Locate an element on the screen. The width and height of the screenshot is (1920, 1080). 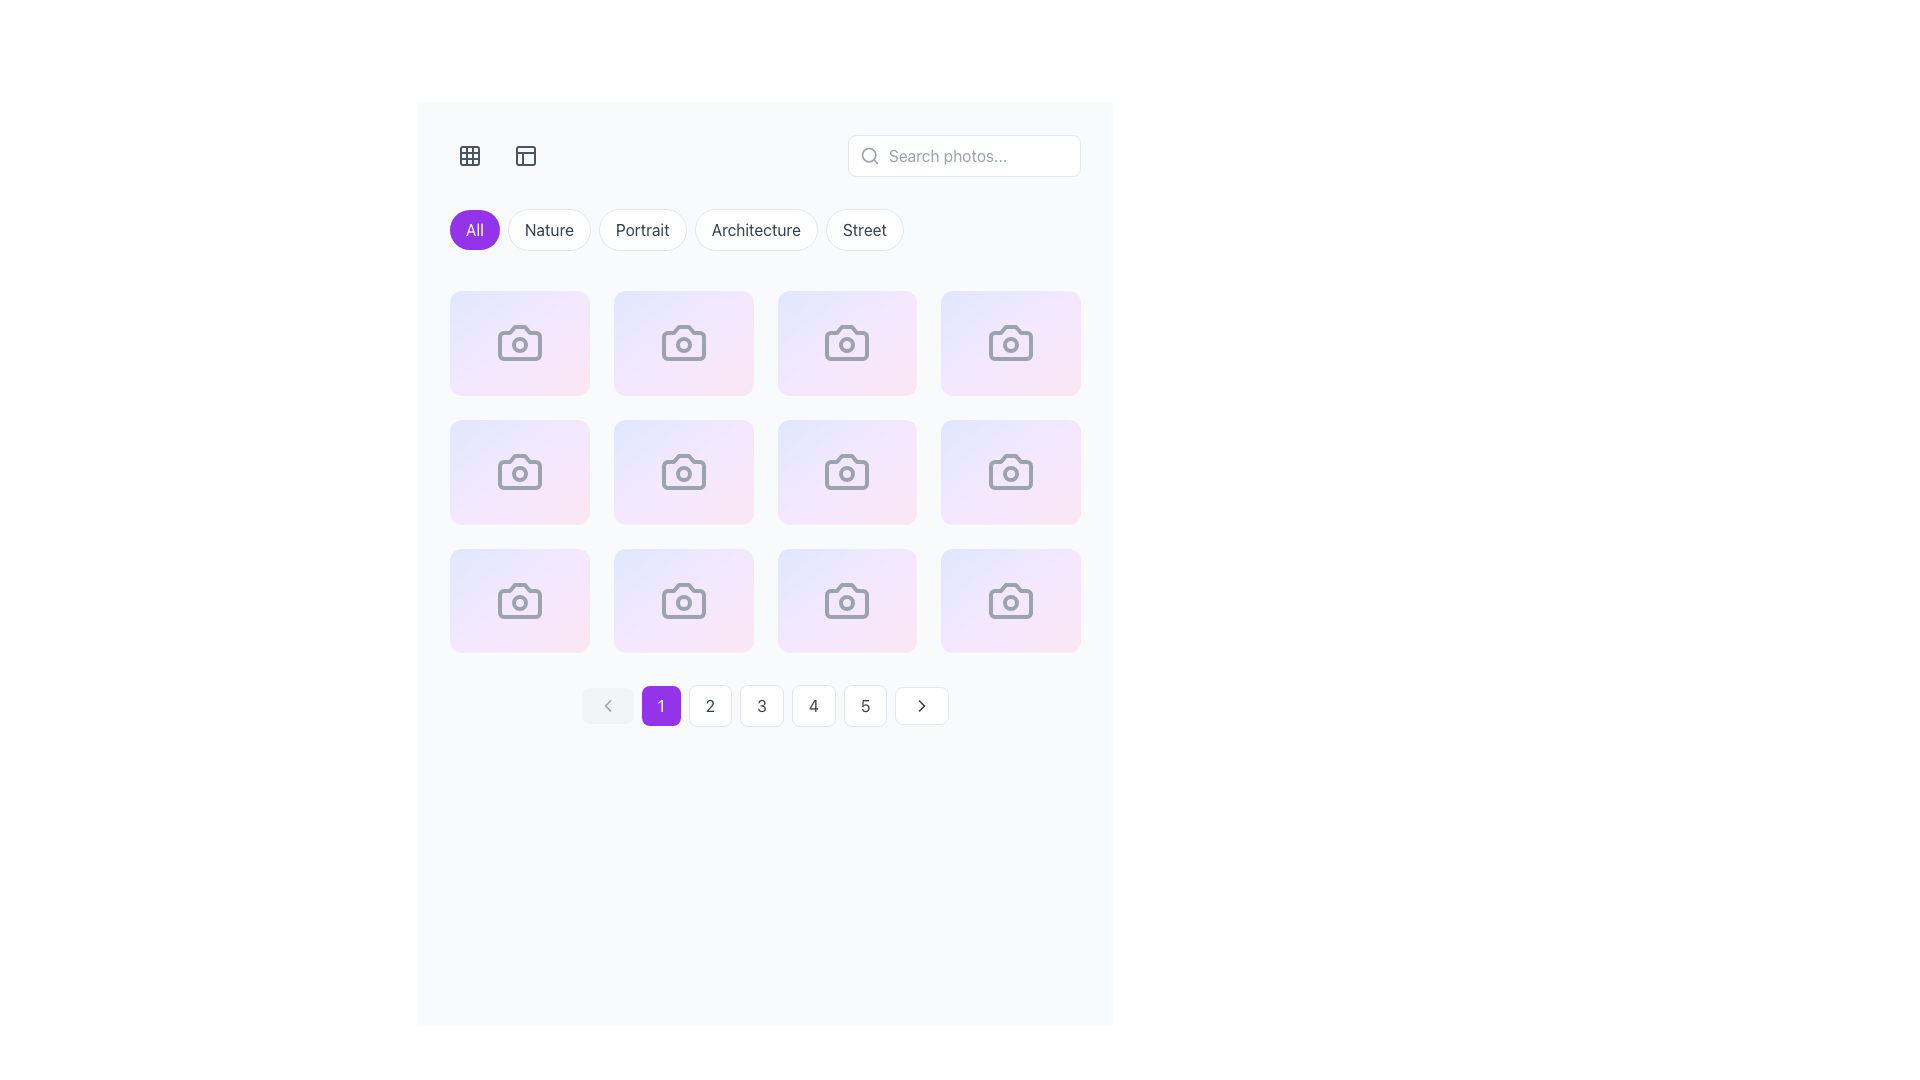
the stylized camera icon with a circular lens, located in the central position of the second row in a 3x4 grid layout is located at coordinates (847, 472).